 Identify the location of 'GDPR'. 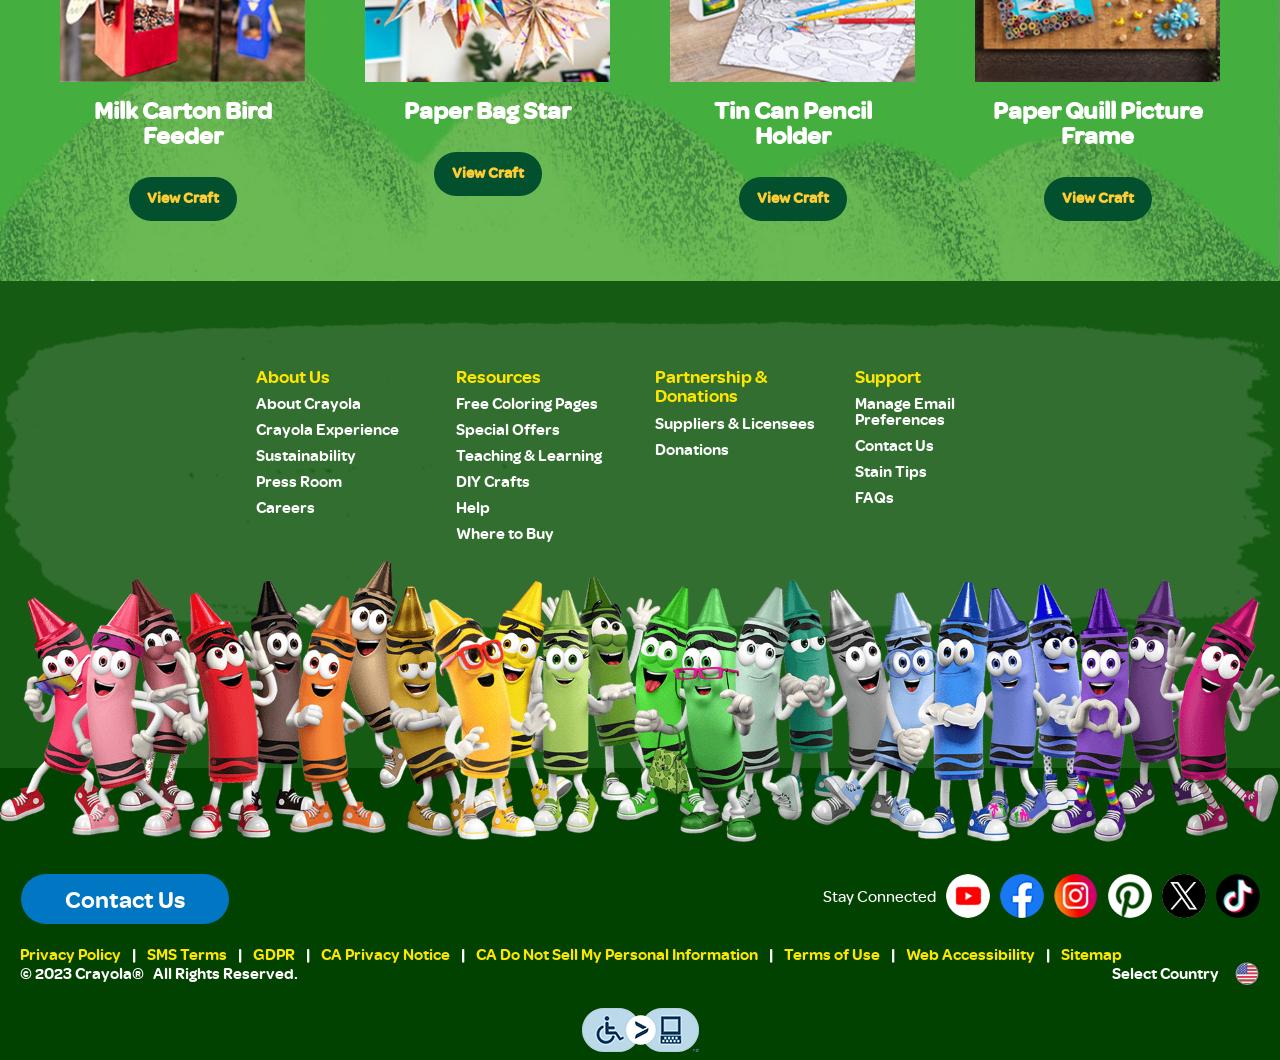
(273, 952).